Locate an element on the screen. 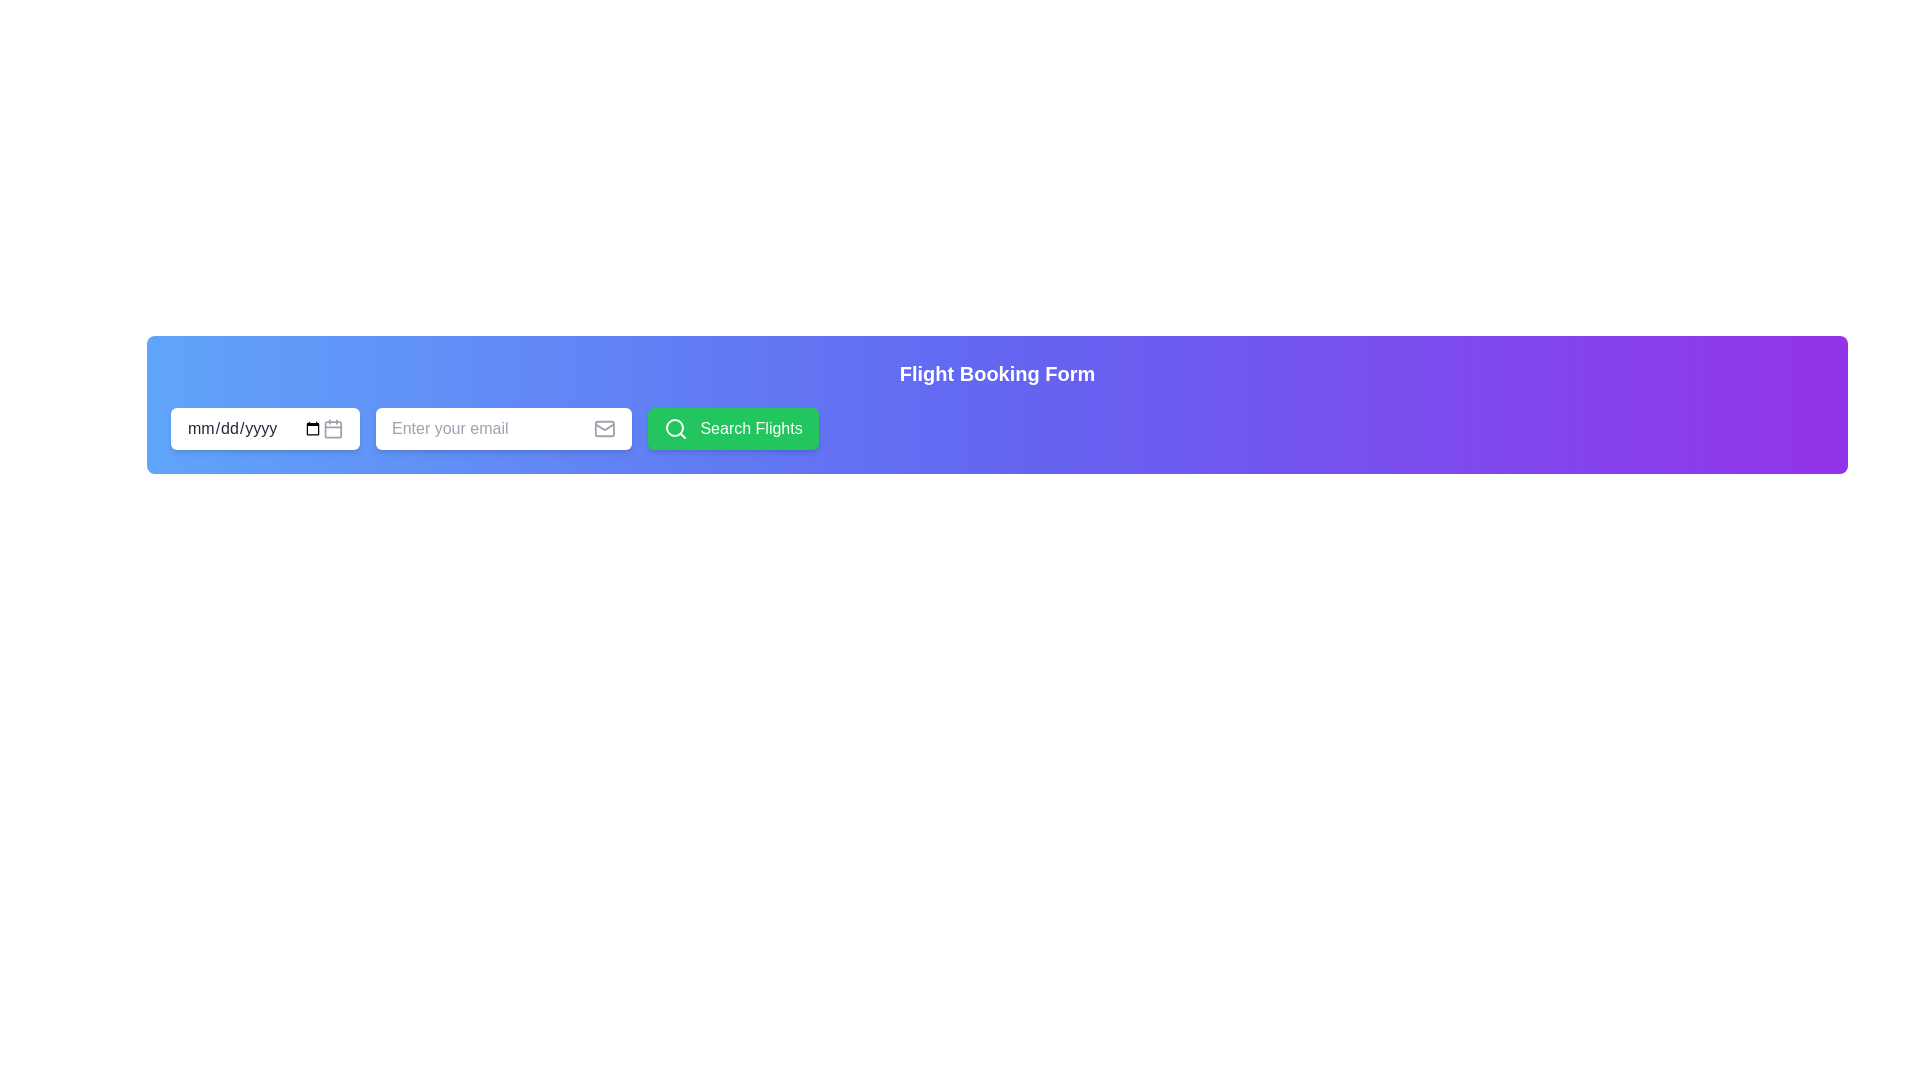  the calendar icon, which is gray and borderless, located to the right of the date input field with the placeholder 'mm/dd/yyyy' is located at coordinates (333, 427).